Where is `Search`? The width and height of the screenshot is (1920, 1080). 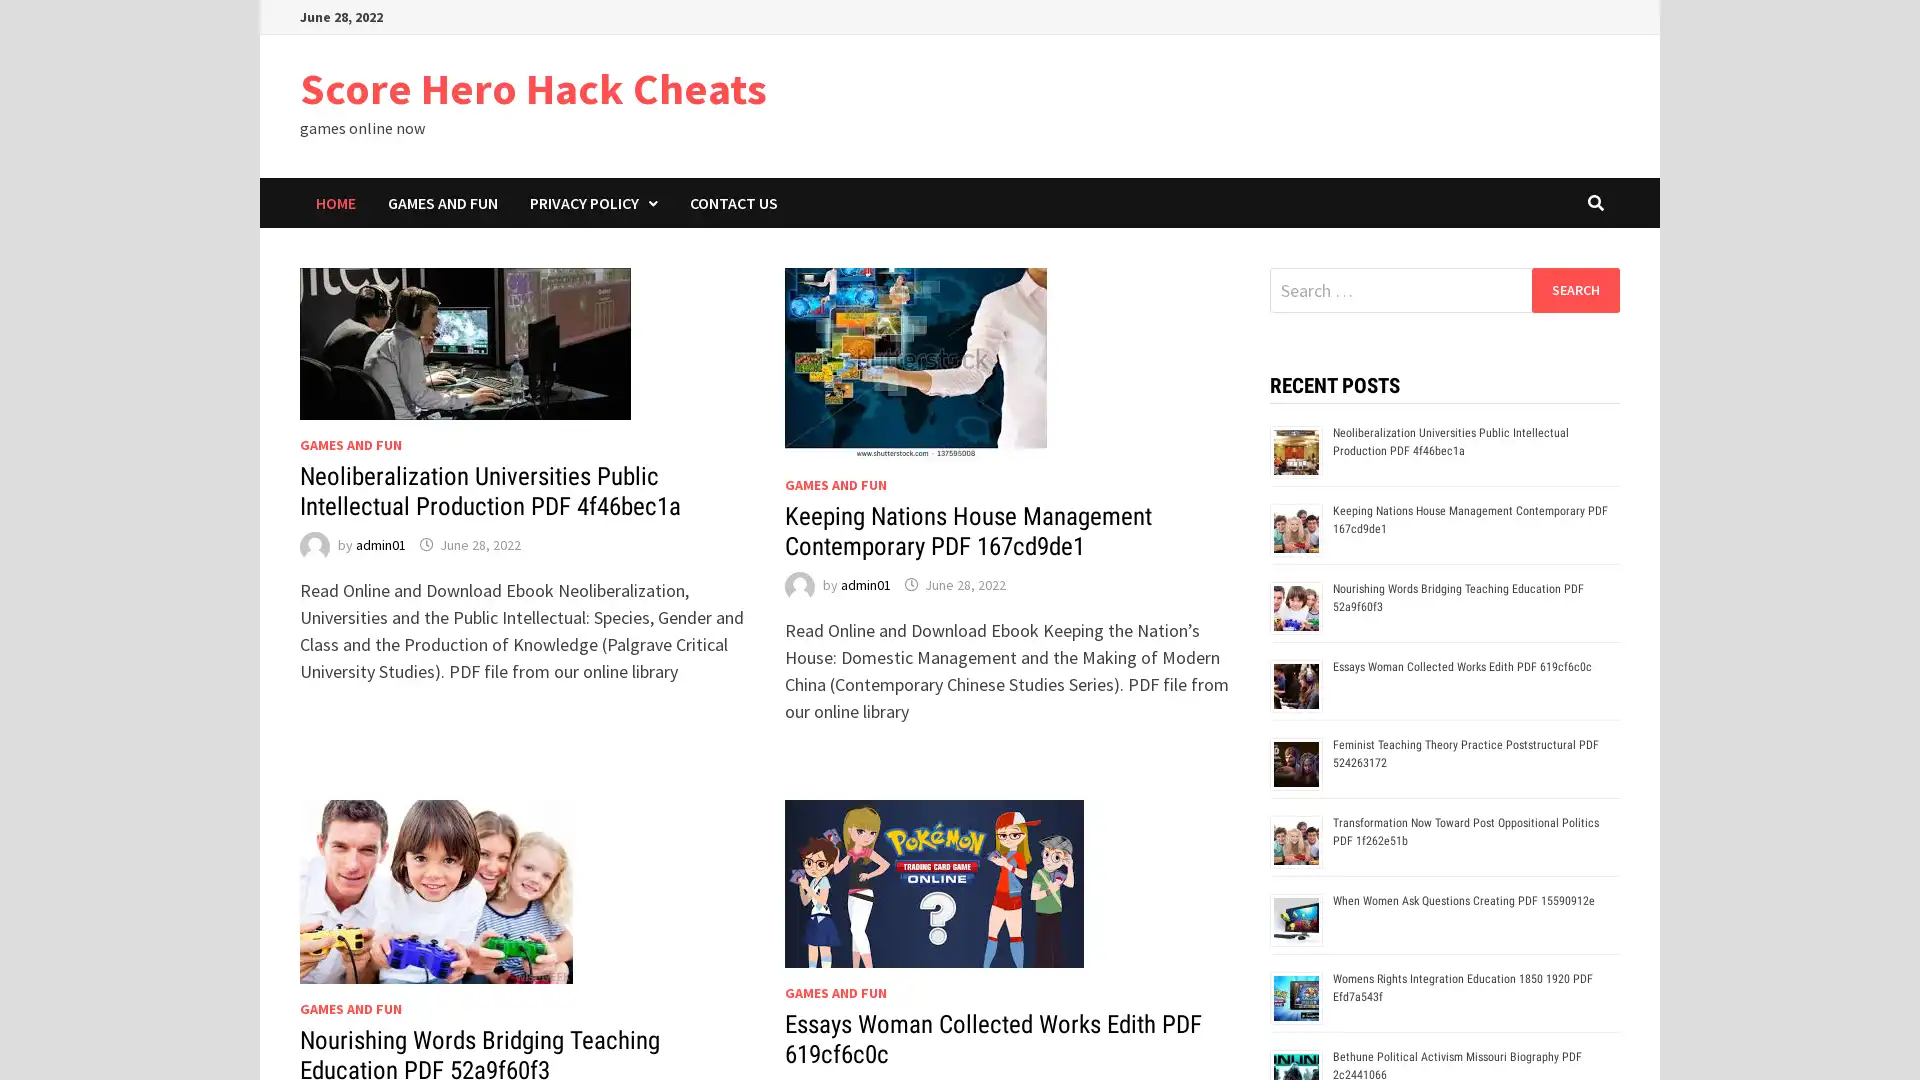 Search is located at coordinates (1574, 289).